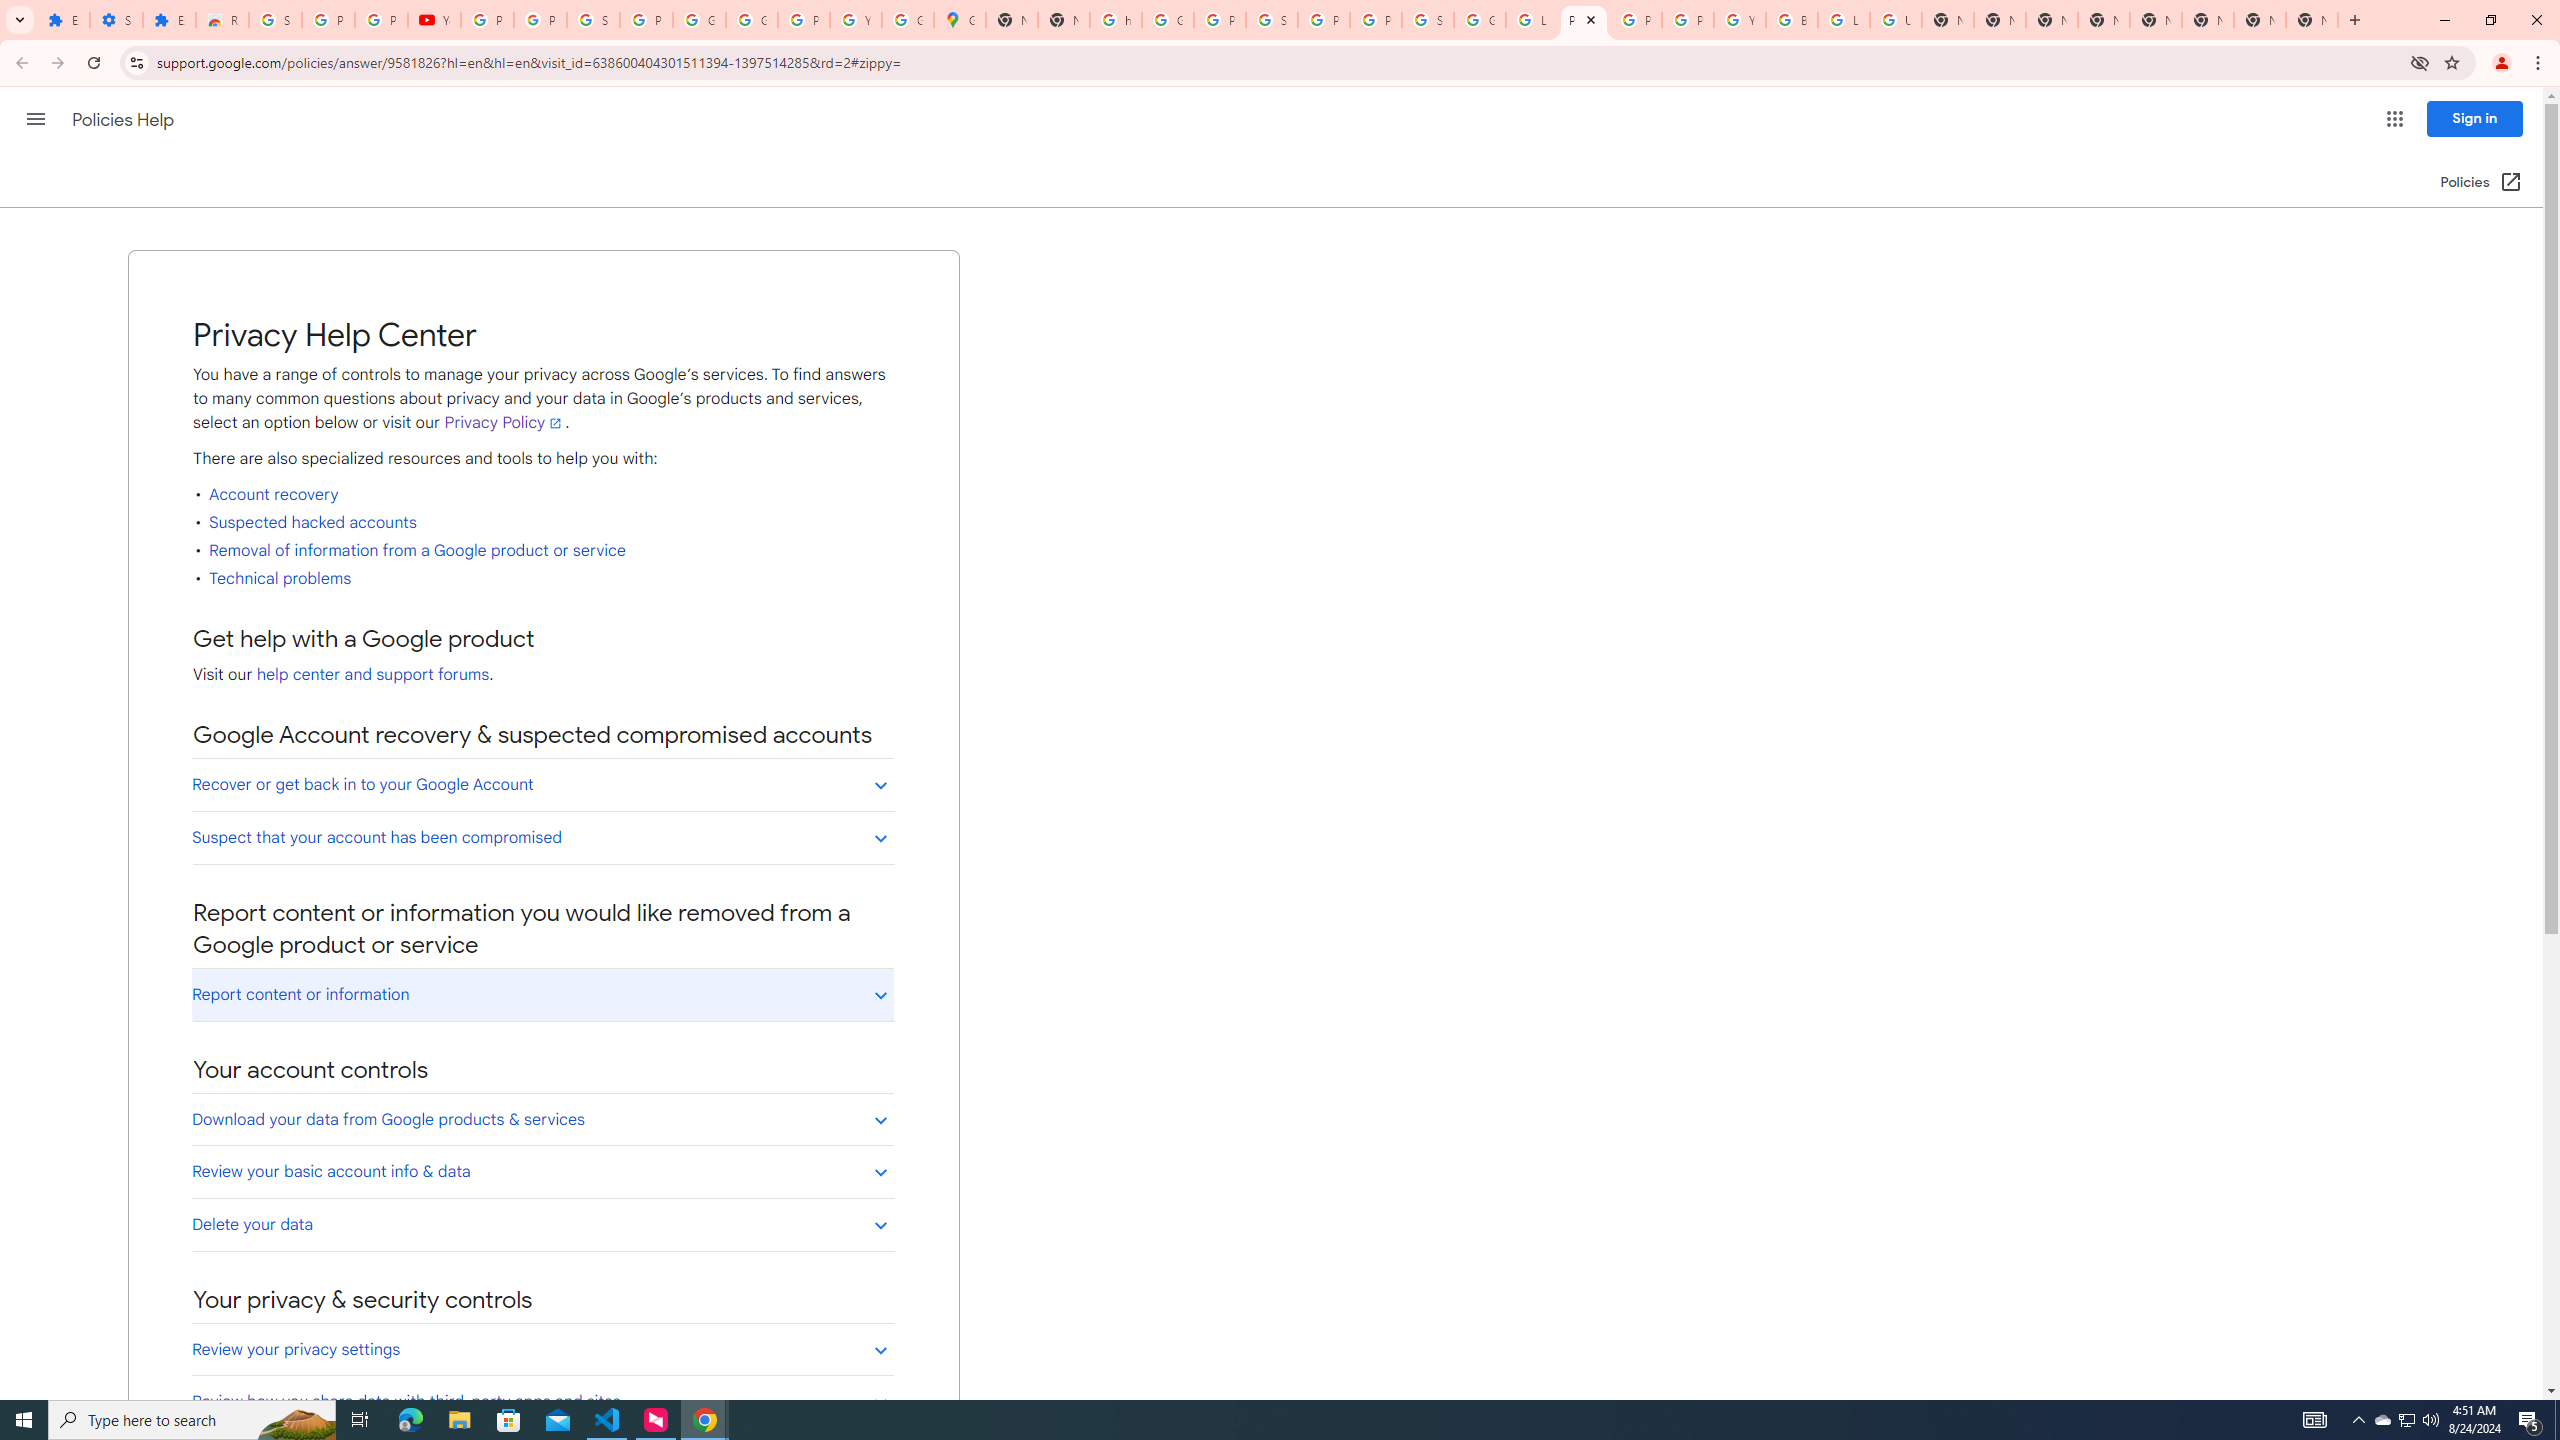  I want to click on 'Reviews: Helix Fruit Jump Arcade Game', so click(221, 19).